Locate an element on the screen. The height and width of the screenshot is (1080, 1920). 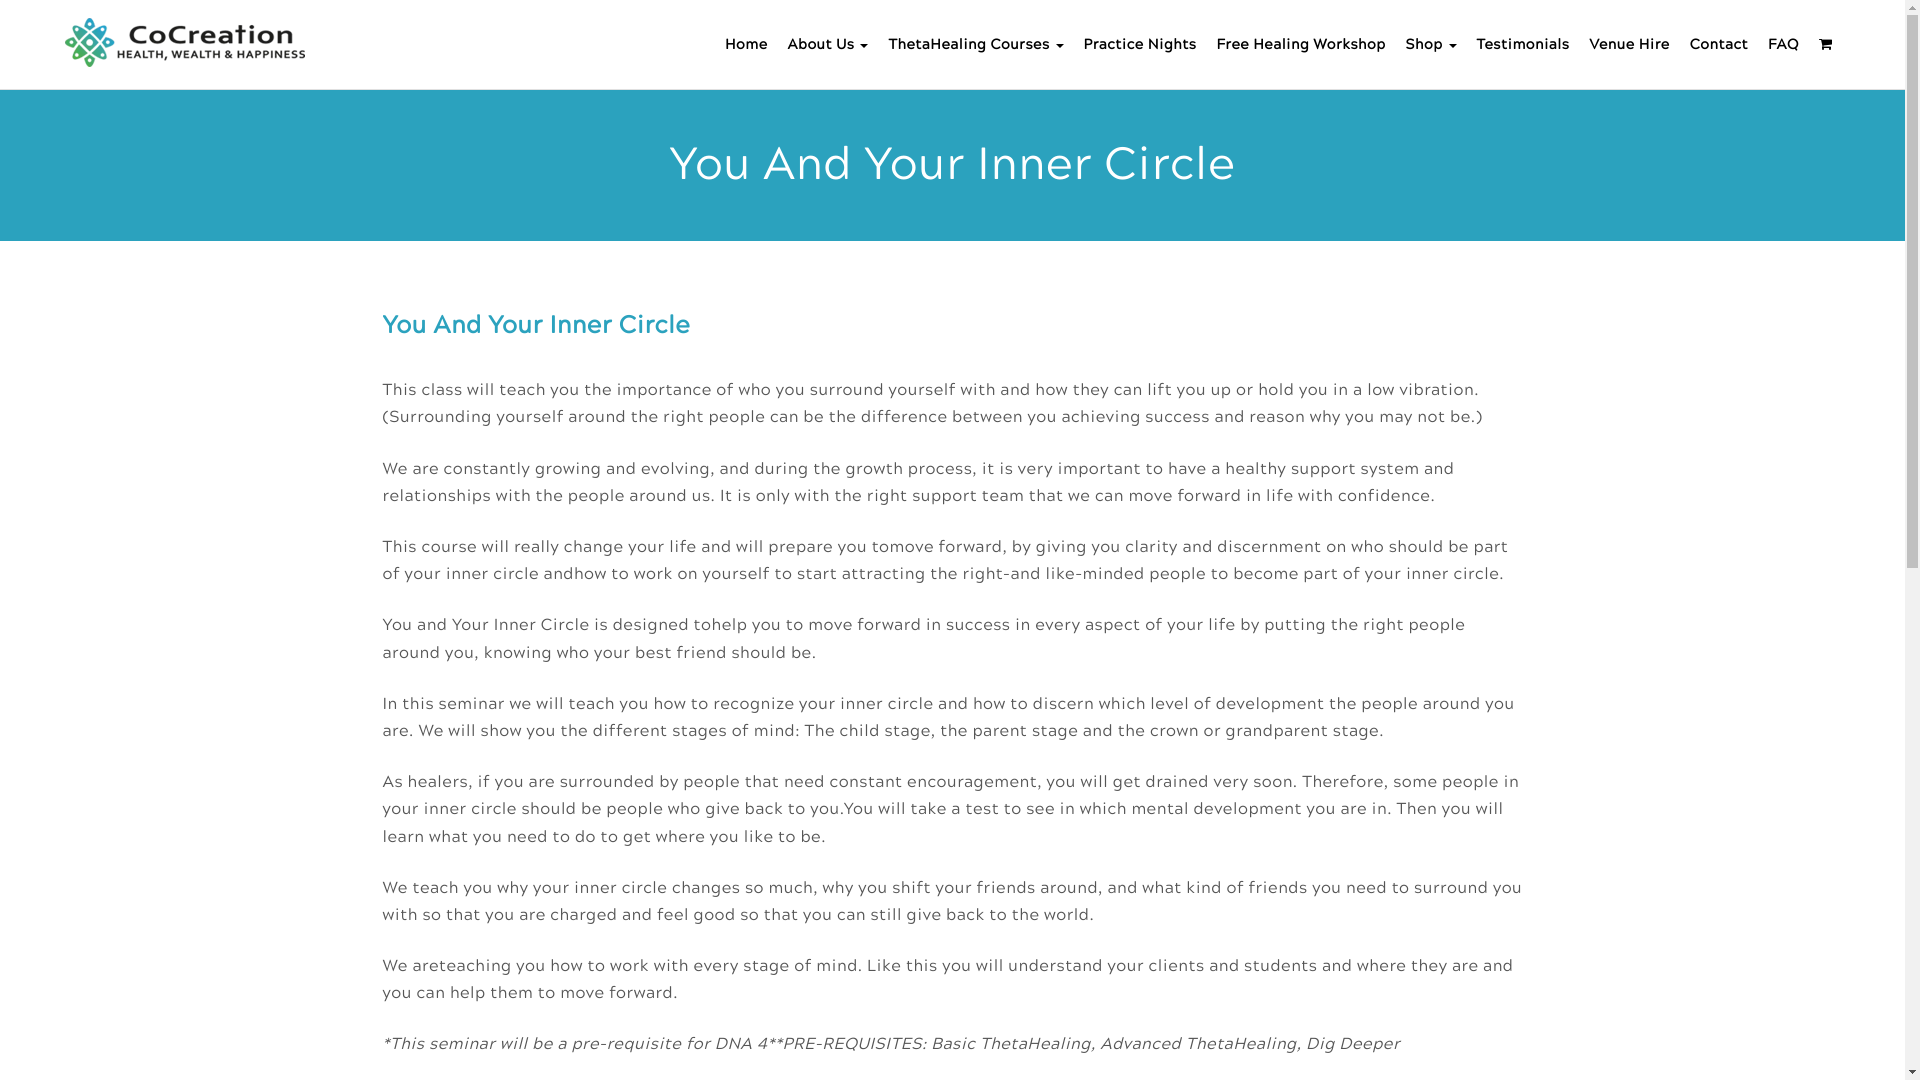
'FAQ' is located at coordinates (1767, 42).